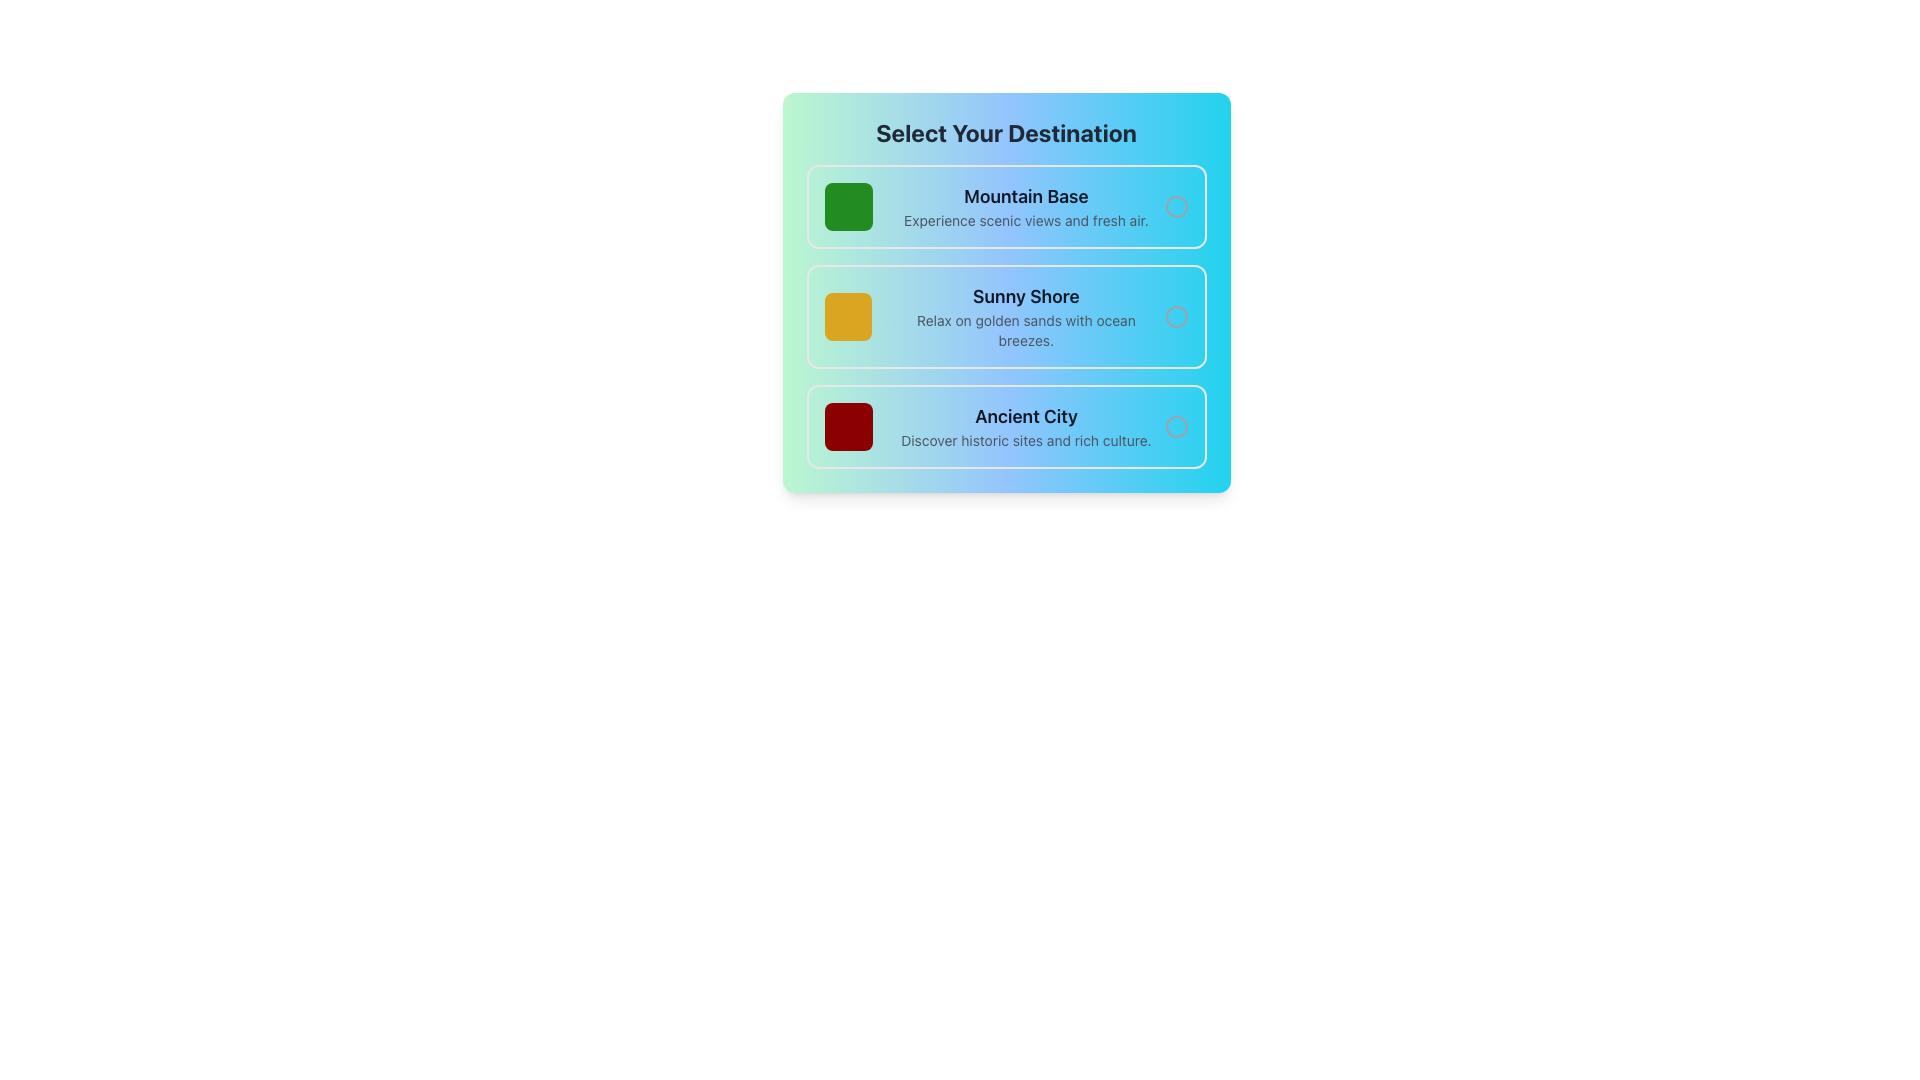  I want to click on information displayed in the card labeled 'Sunny Shore', which contains details about relaxing on golden sands with ocean breezes, so click(1026, 315).